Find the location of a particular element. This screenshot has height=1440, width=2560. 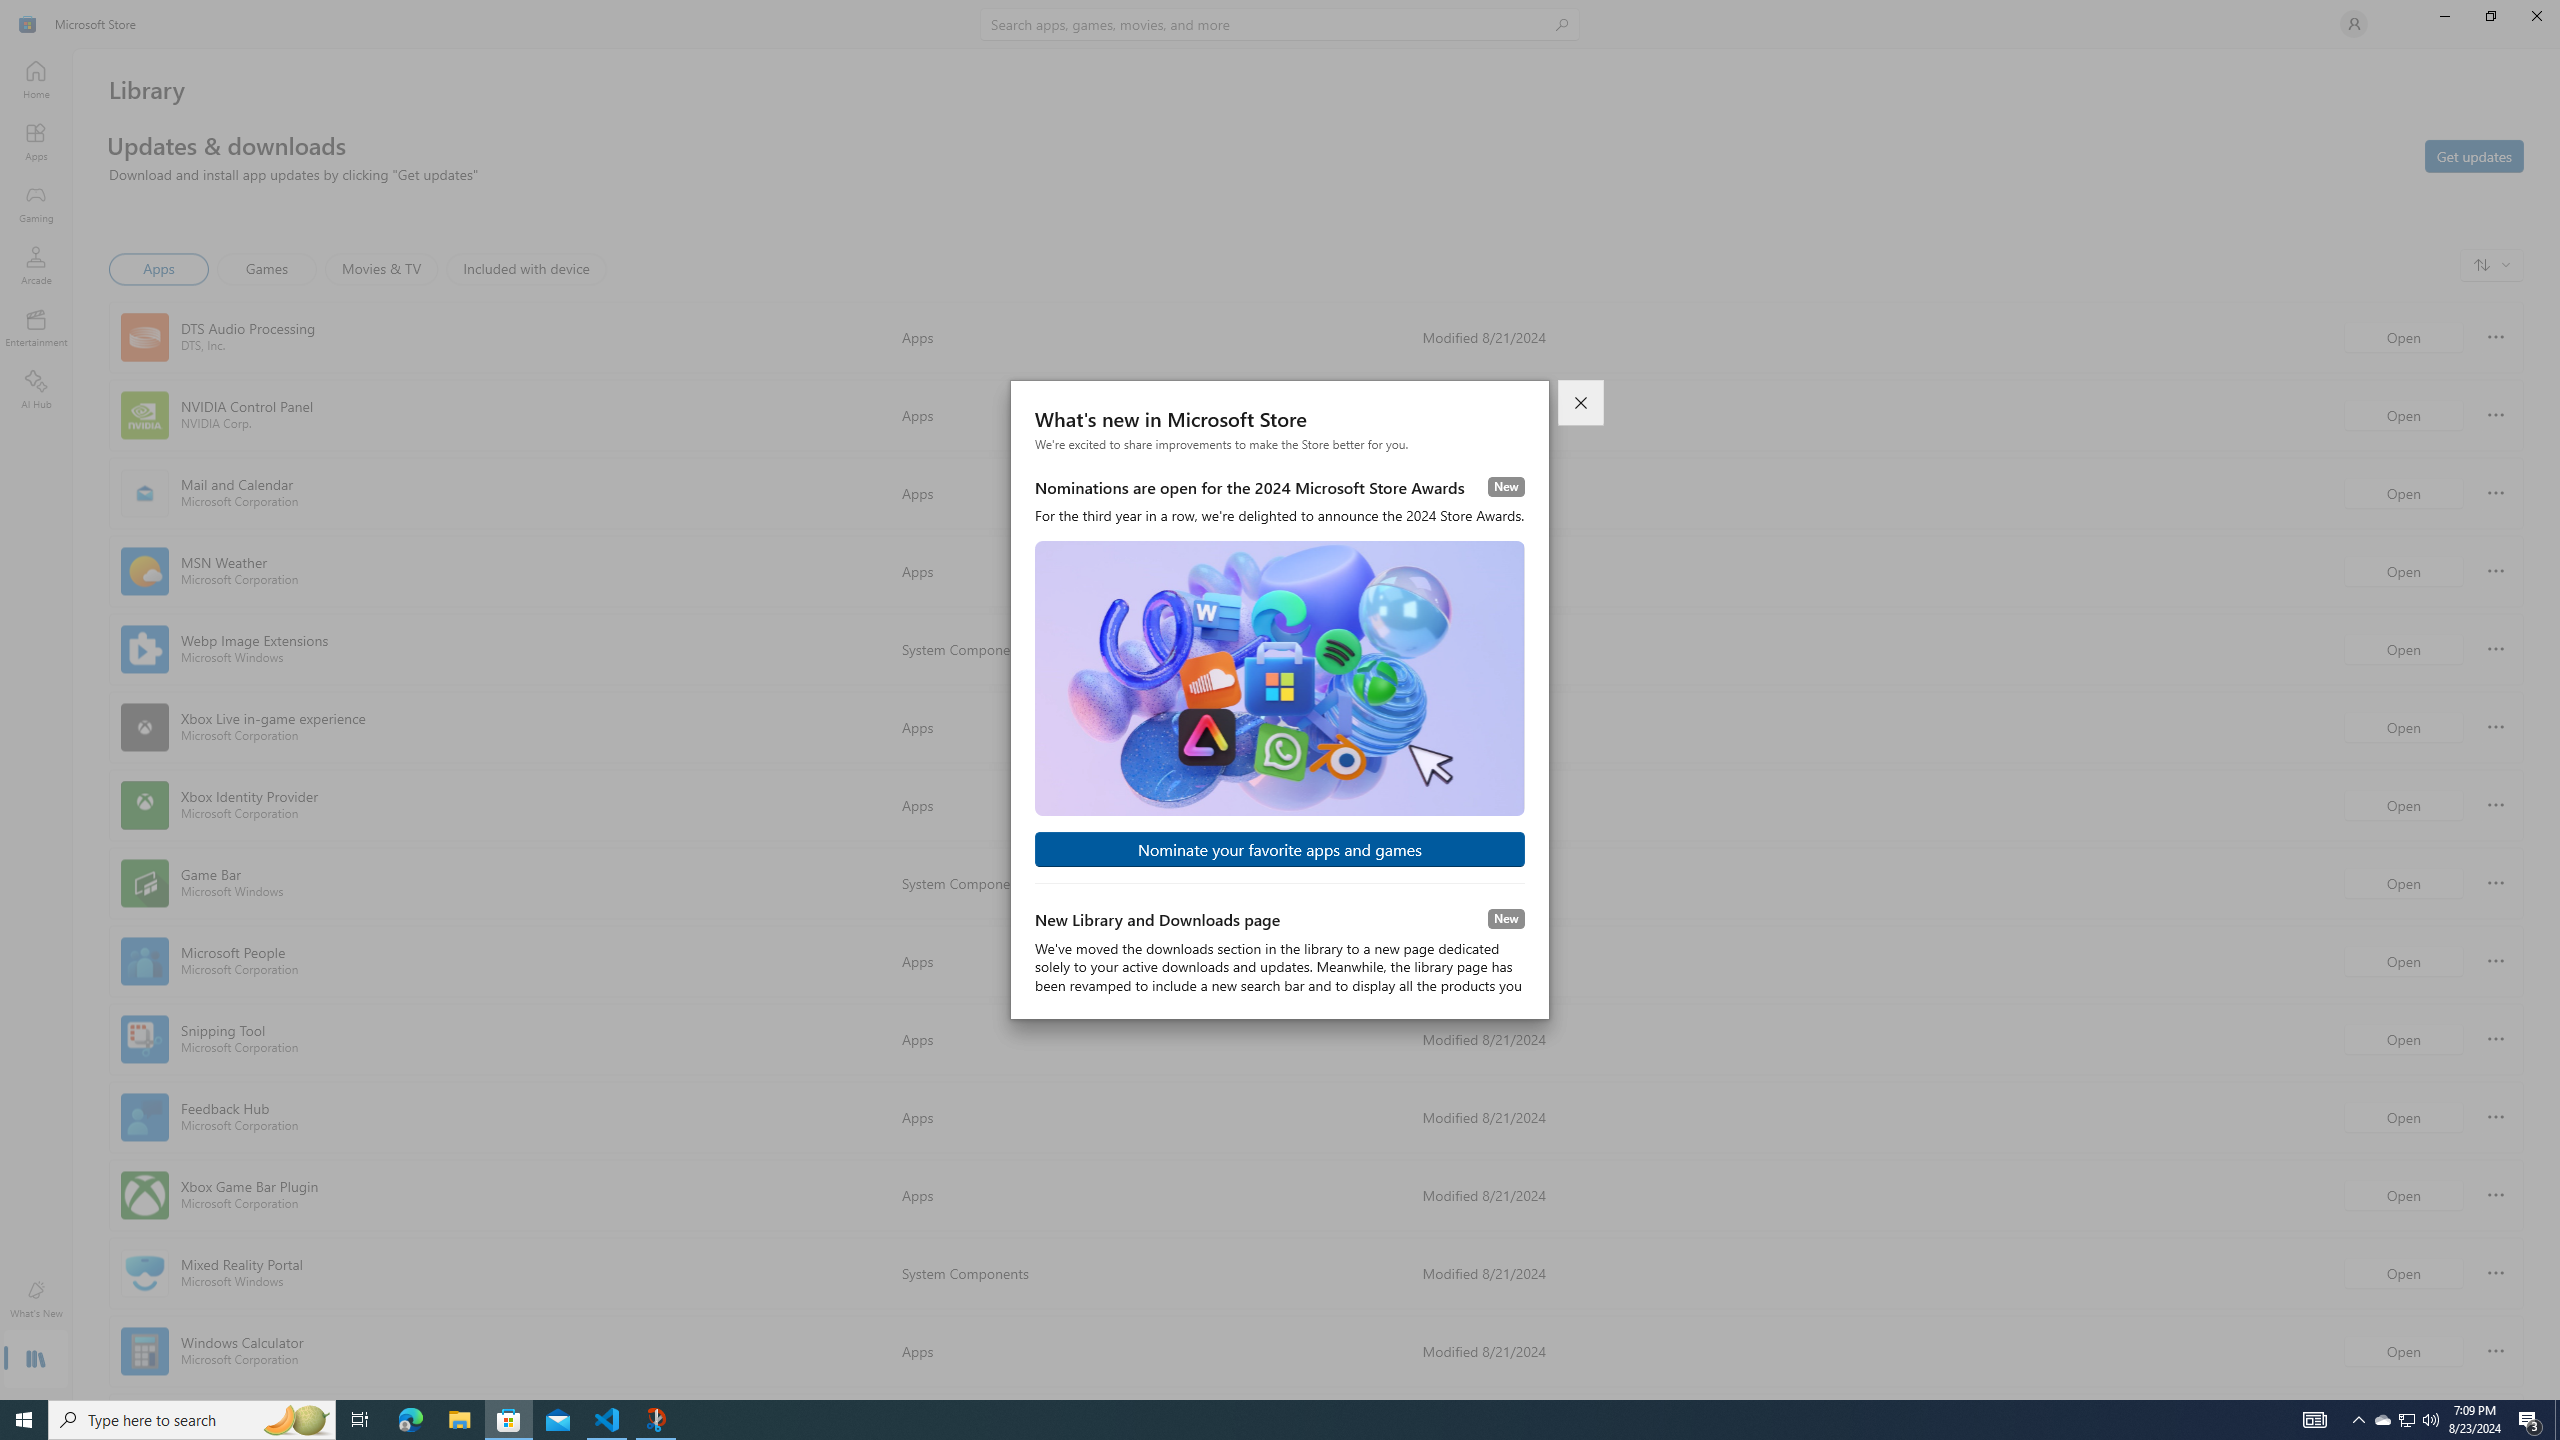

'Get updates' is located at coordinates (2474, 154).